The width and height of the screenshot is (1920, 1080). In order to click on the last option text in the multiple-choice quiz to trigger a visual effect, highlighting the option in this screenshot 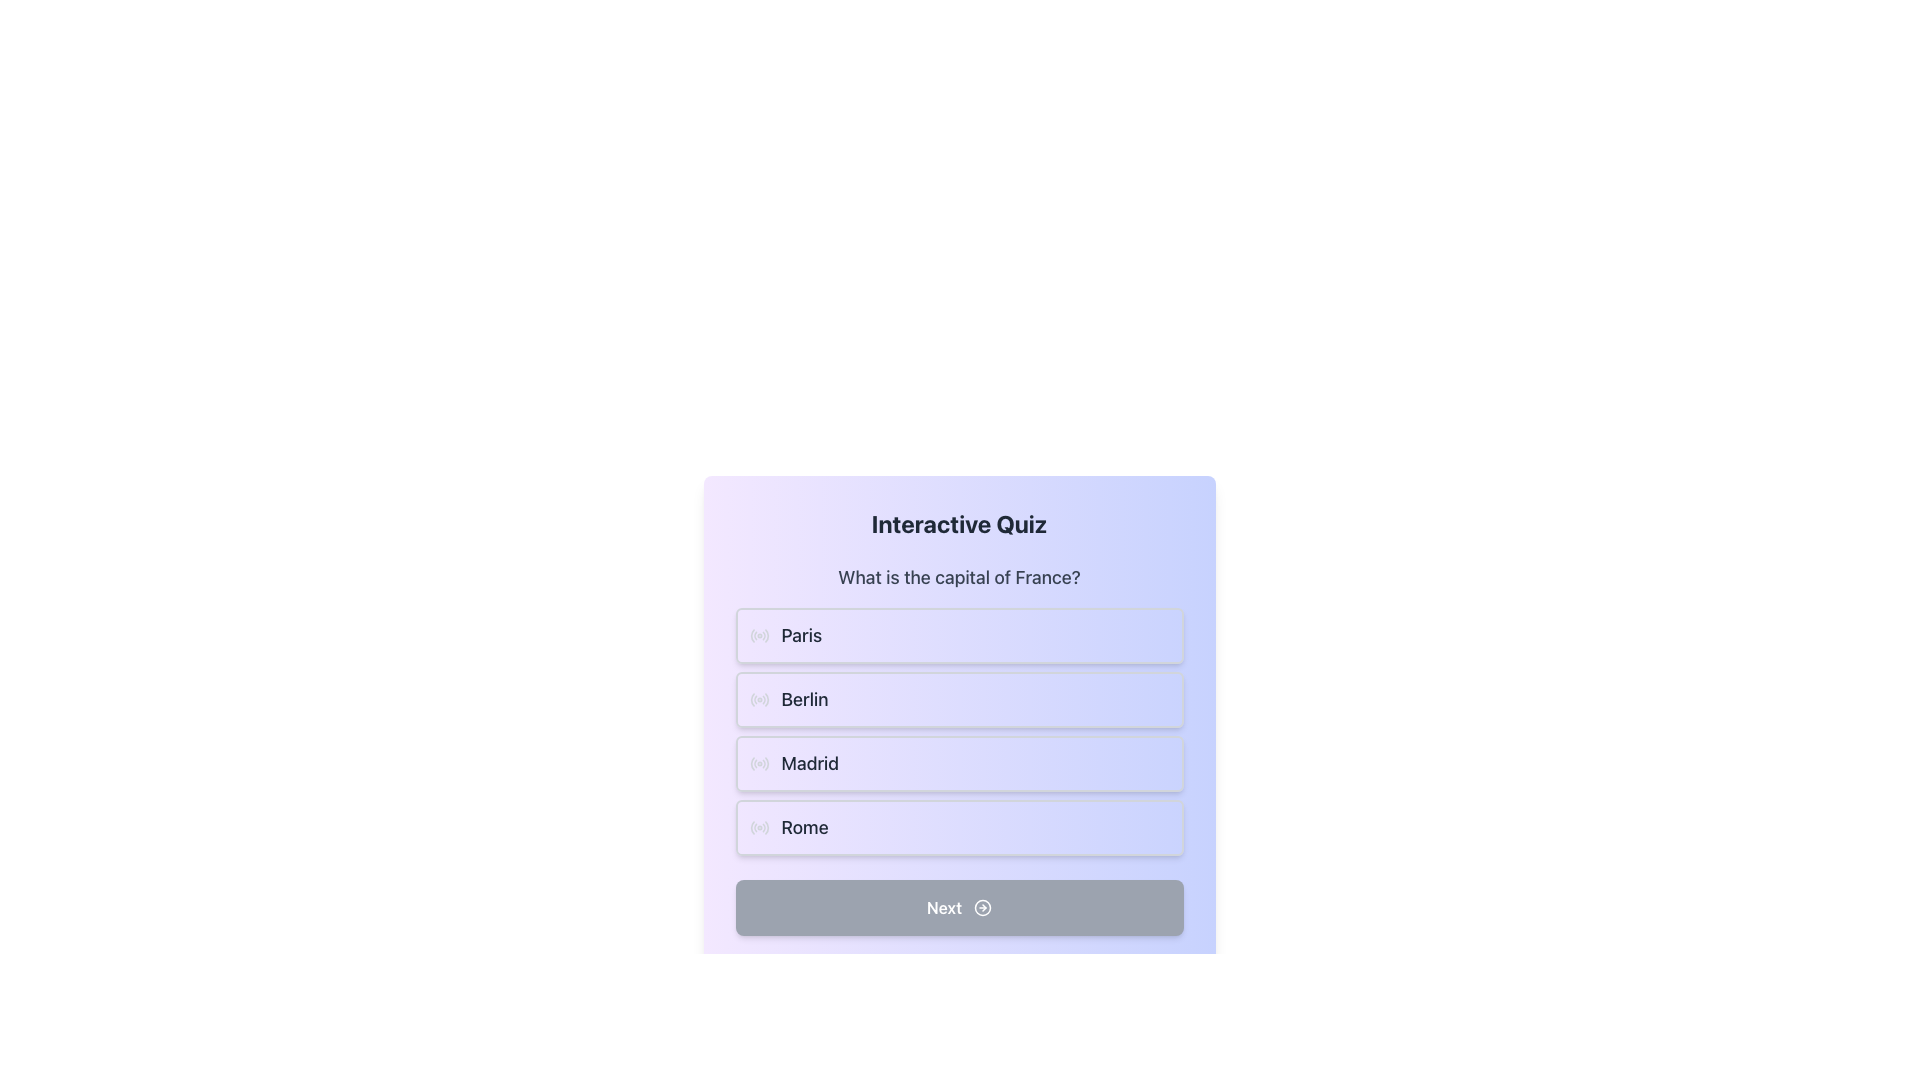, I will do `click(805, 828)`.